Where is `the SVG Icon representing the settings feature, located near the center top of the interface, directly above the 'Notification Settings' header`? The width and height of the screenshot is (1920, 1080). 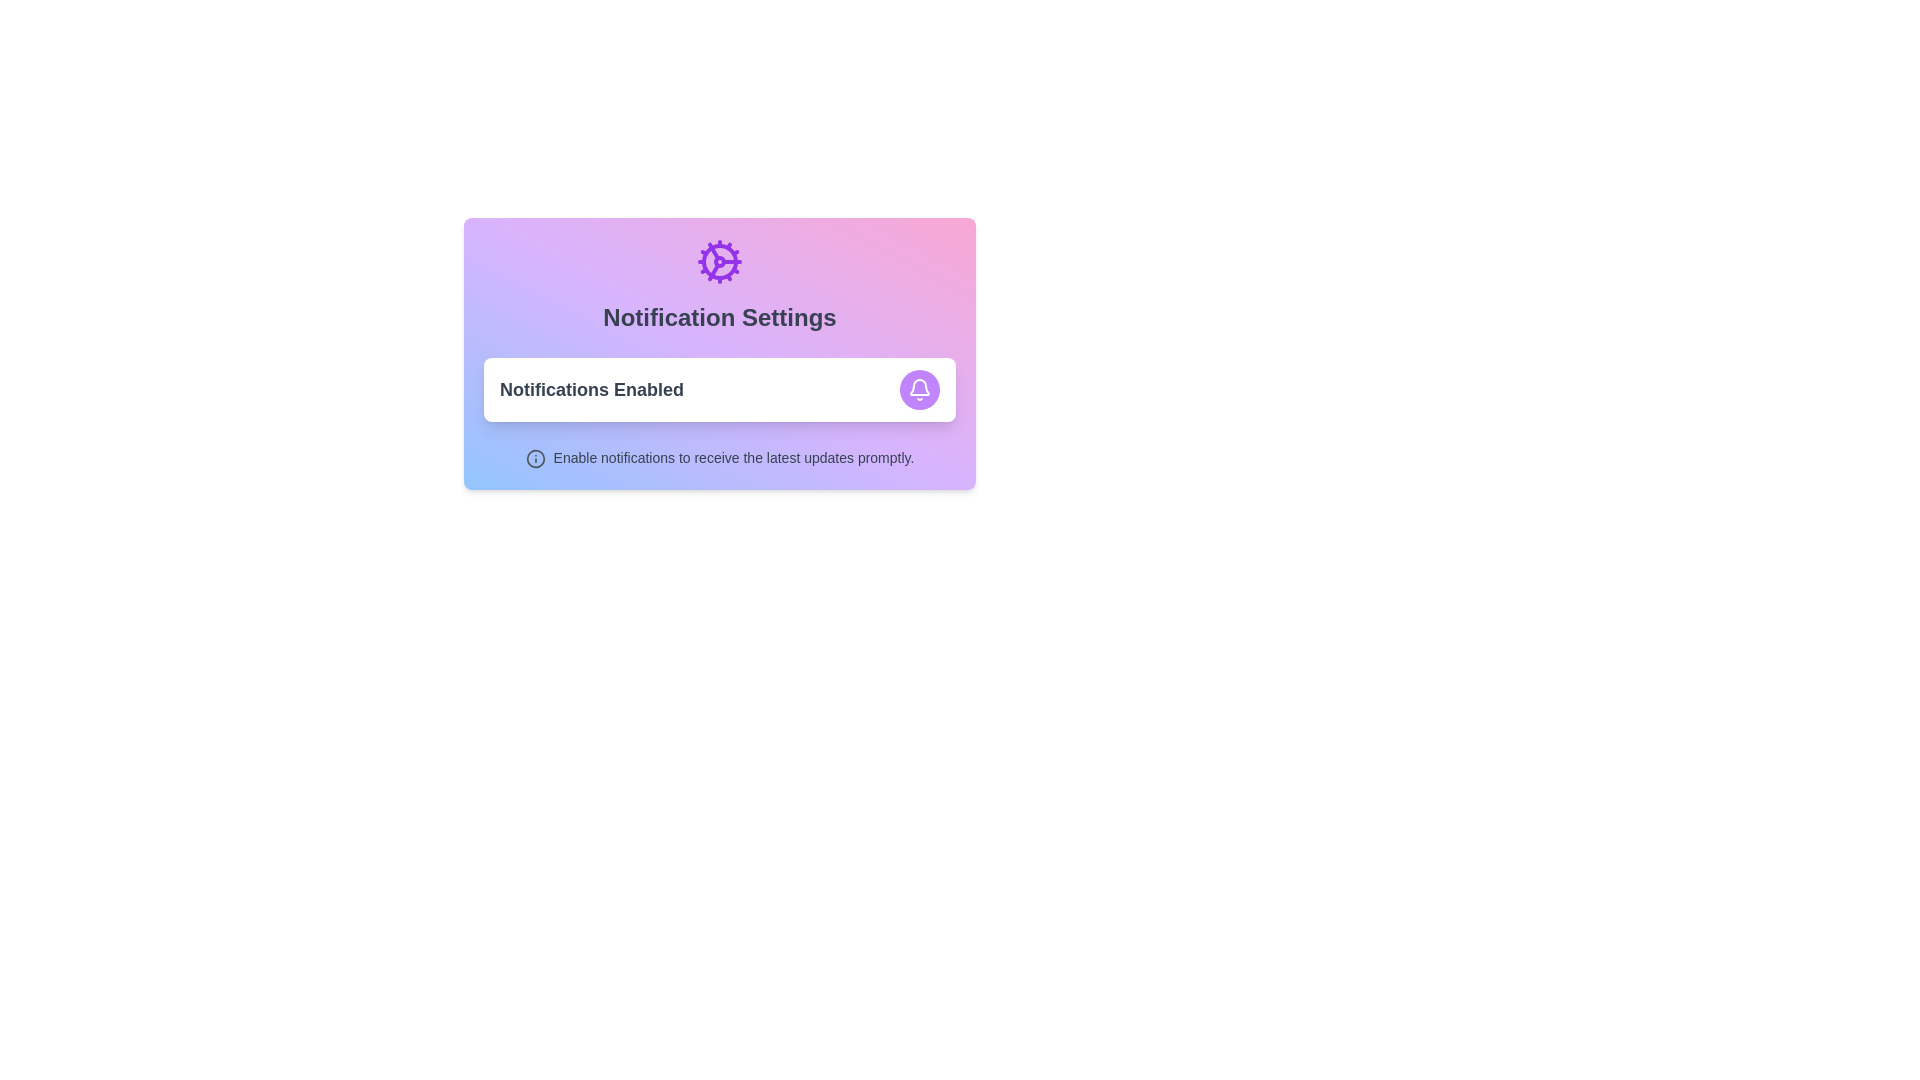 the SVG Icon representing the settings feature, located near the center top of the interface, directly above the 'Notification Settings' header is located at coordinates (720, 261).